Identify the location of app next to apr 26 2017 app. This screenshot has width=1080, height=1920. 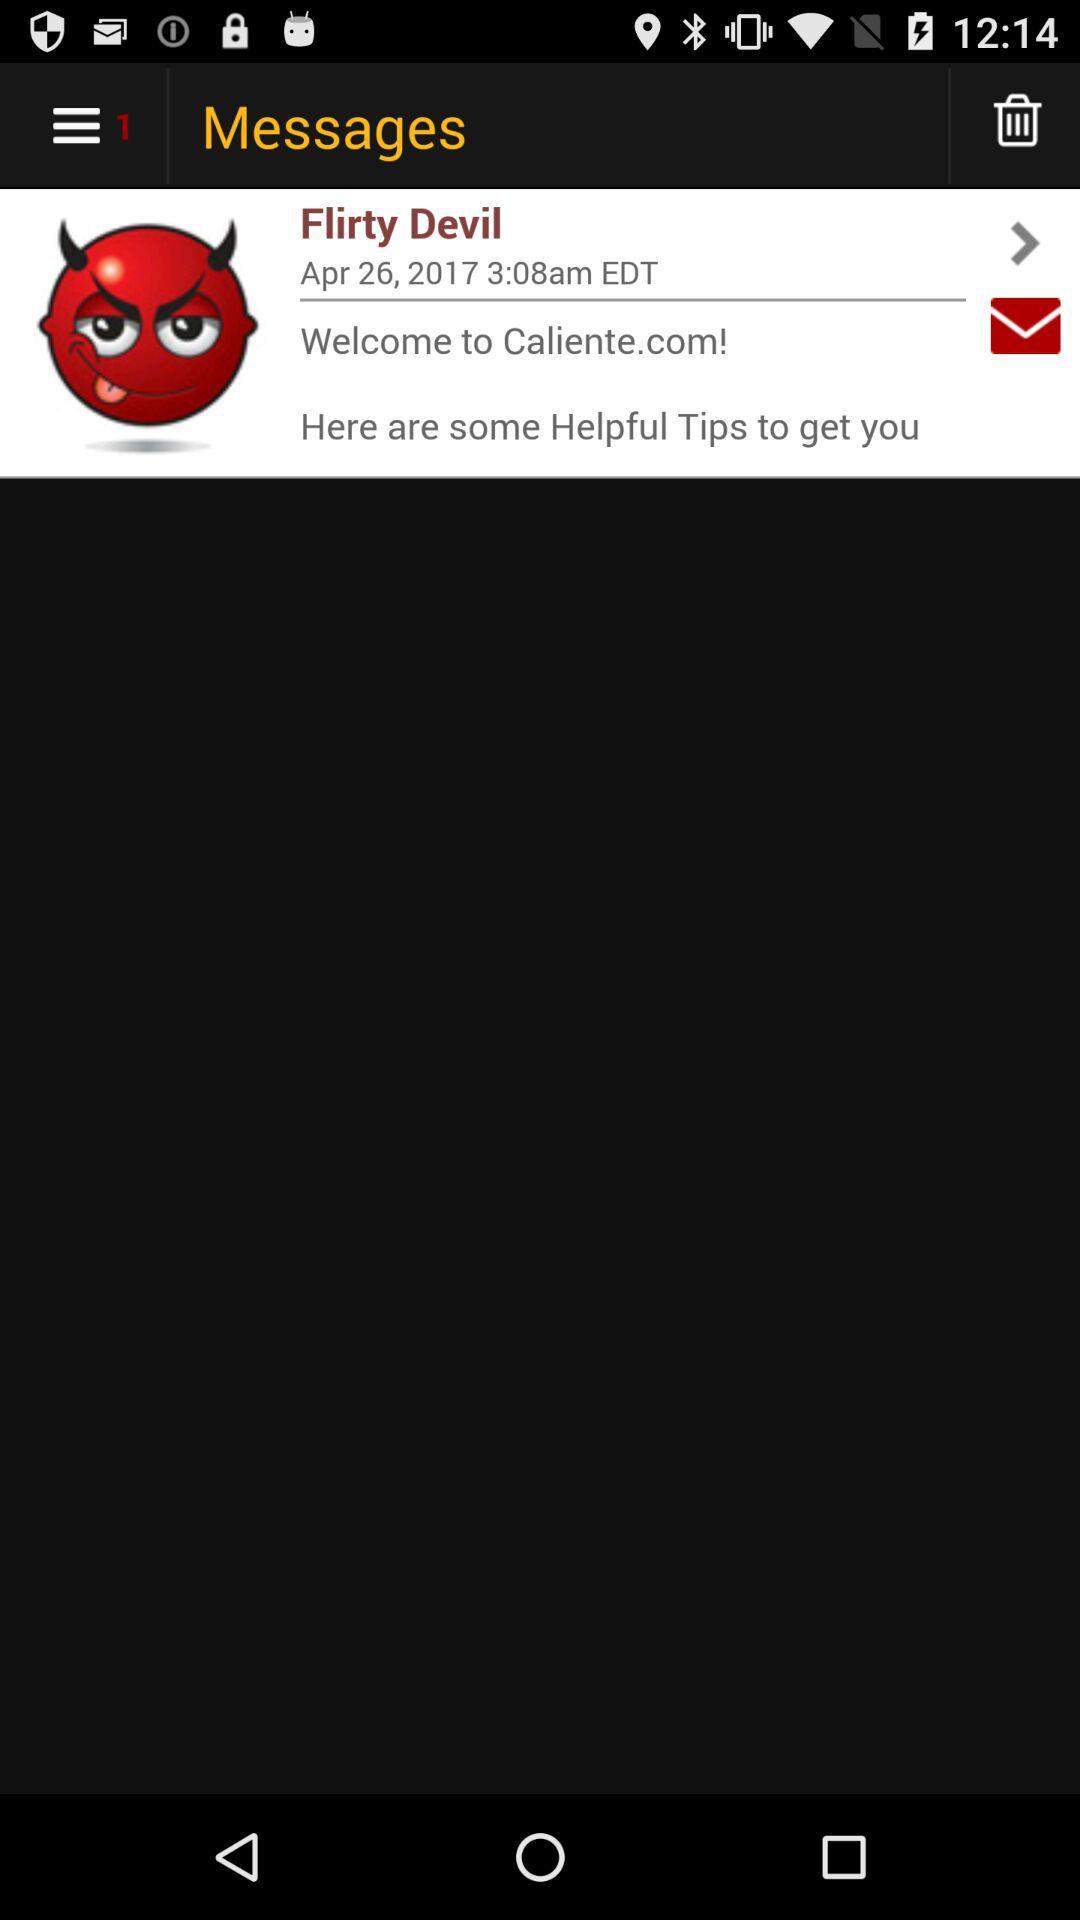
(1025, 325).